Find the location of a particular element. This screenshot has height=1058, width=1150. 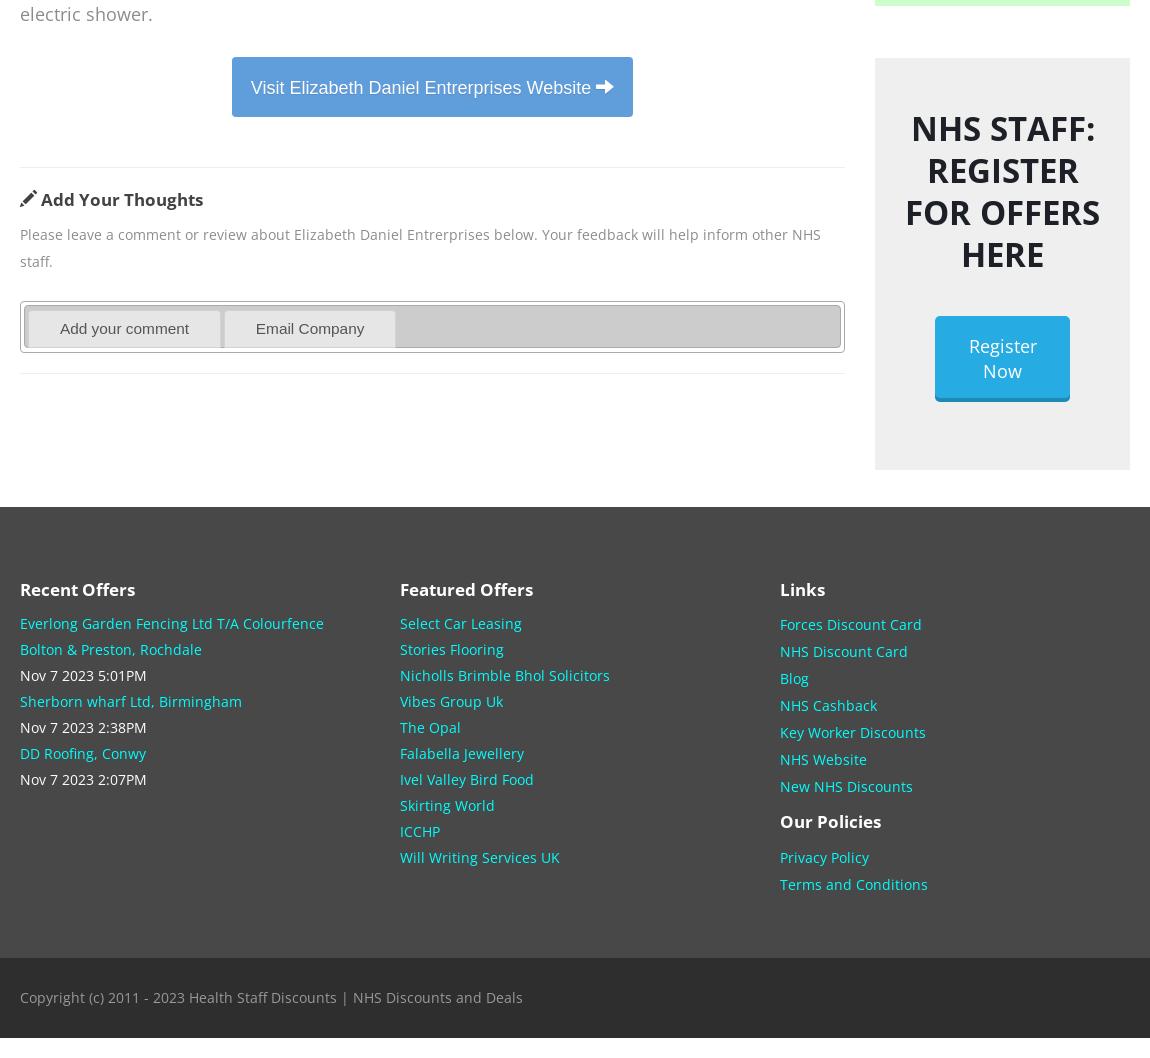

'Visit Elizabeth Daniel Entrerprises Website' is located at coordinates (422, 86).